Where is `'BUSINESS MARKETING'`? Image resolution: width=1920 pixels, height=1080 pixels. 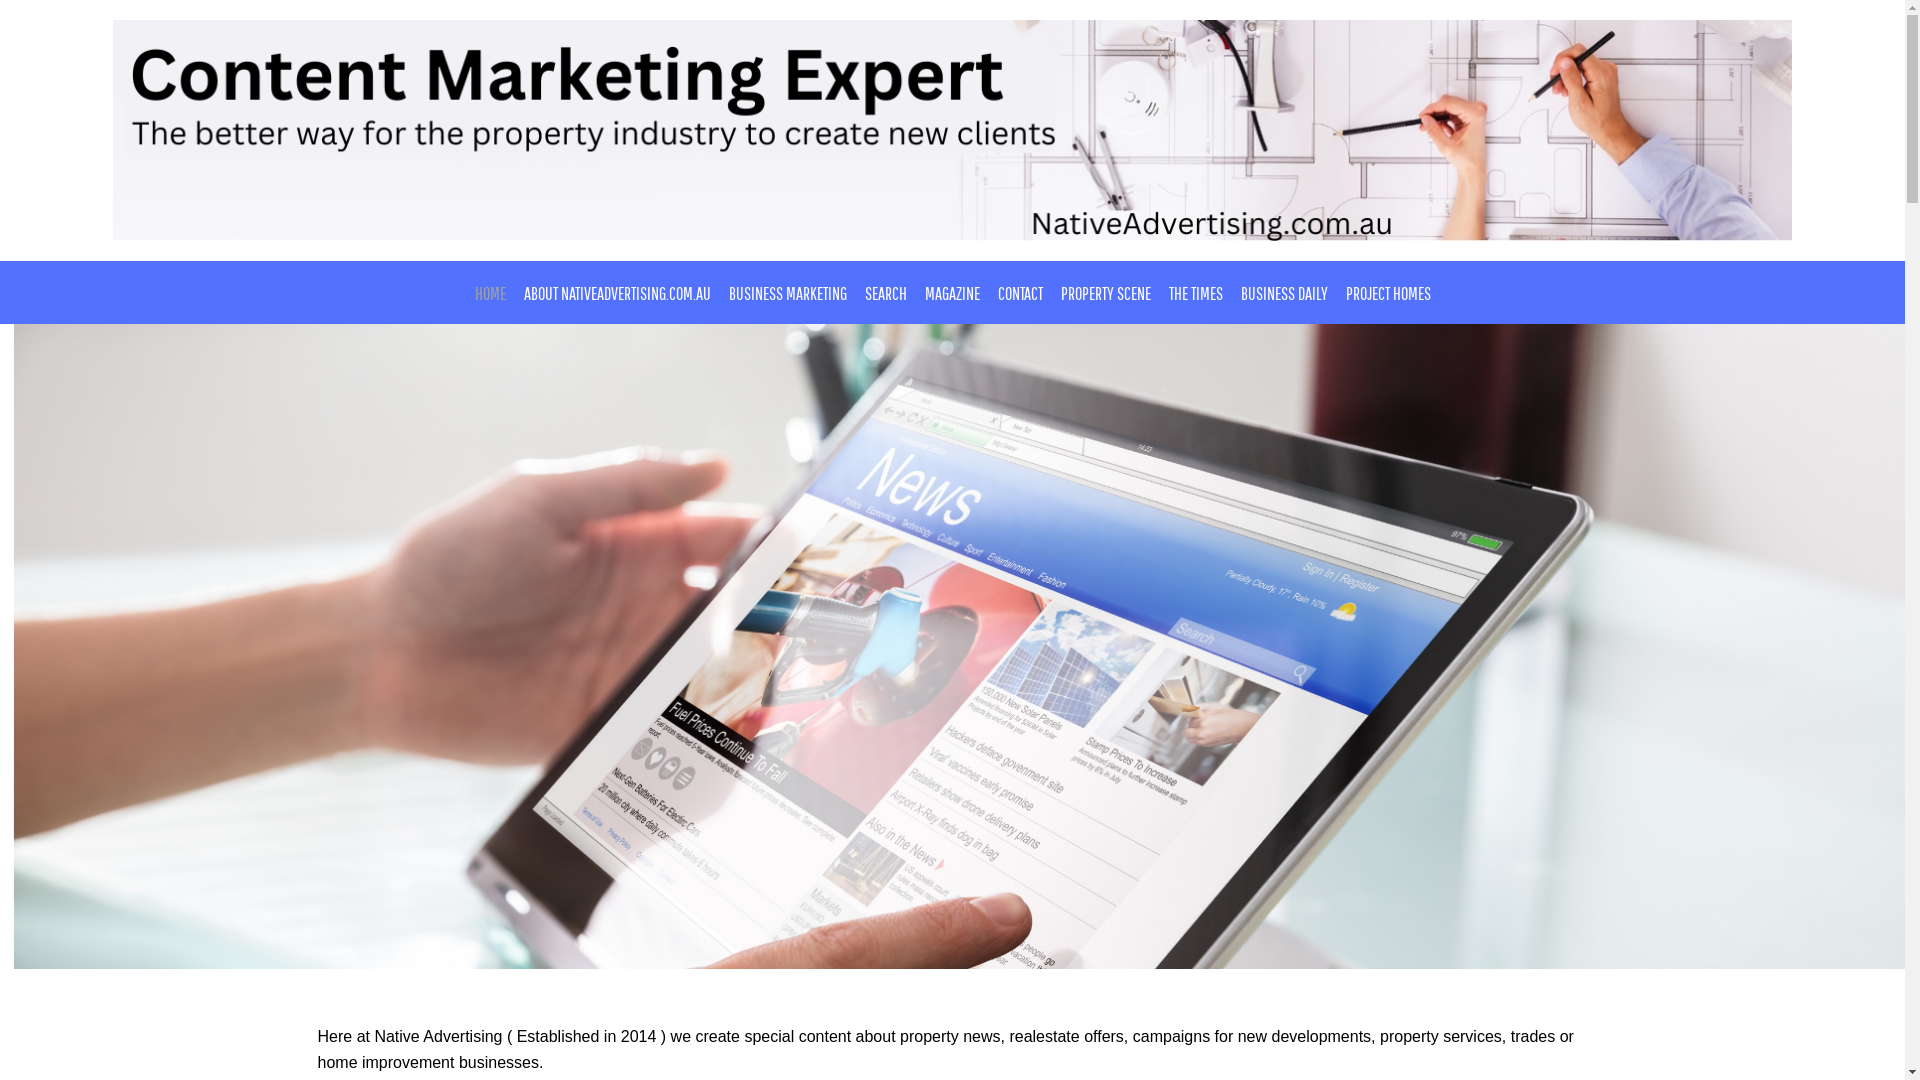
'BUSINESS MARKETING' is located at coordinates (786, 293).